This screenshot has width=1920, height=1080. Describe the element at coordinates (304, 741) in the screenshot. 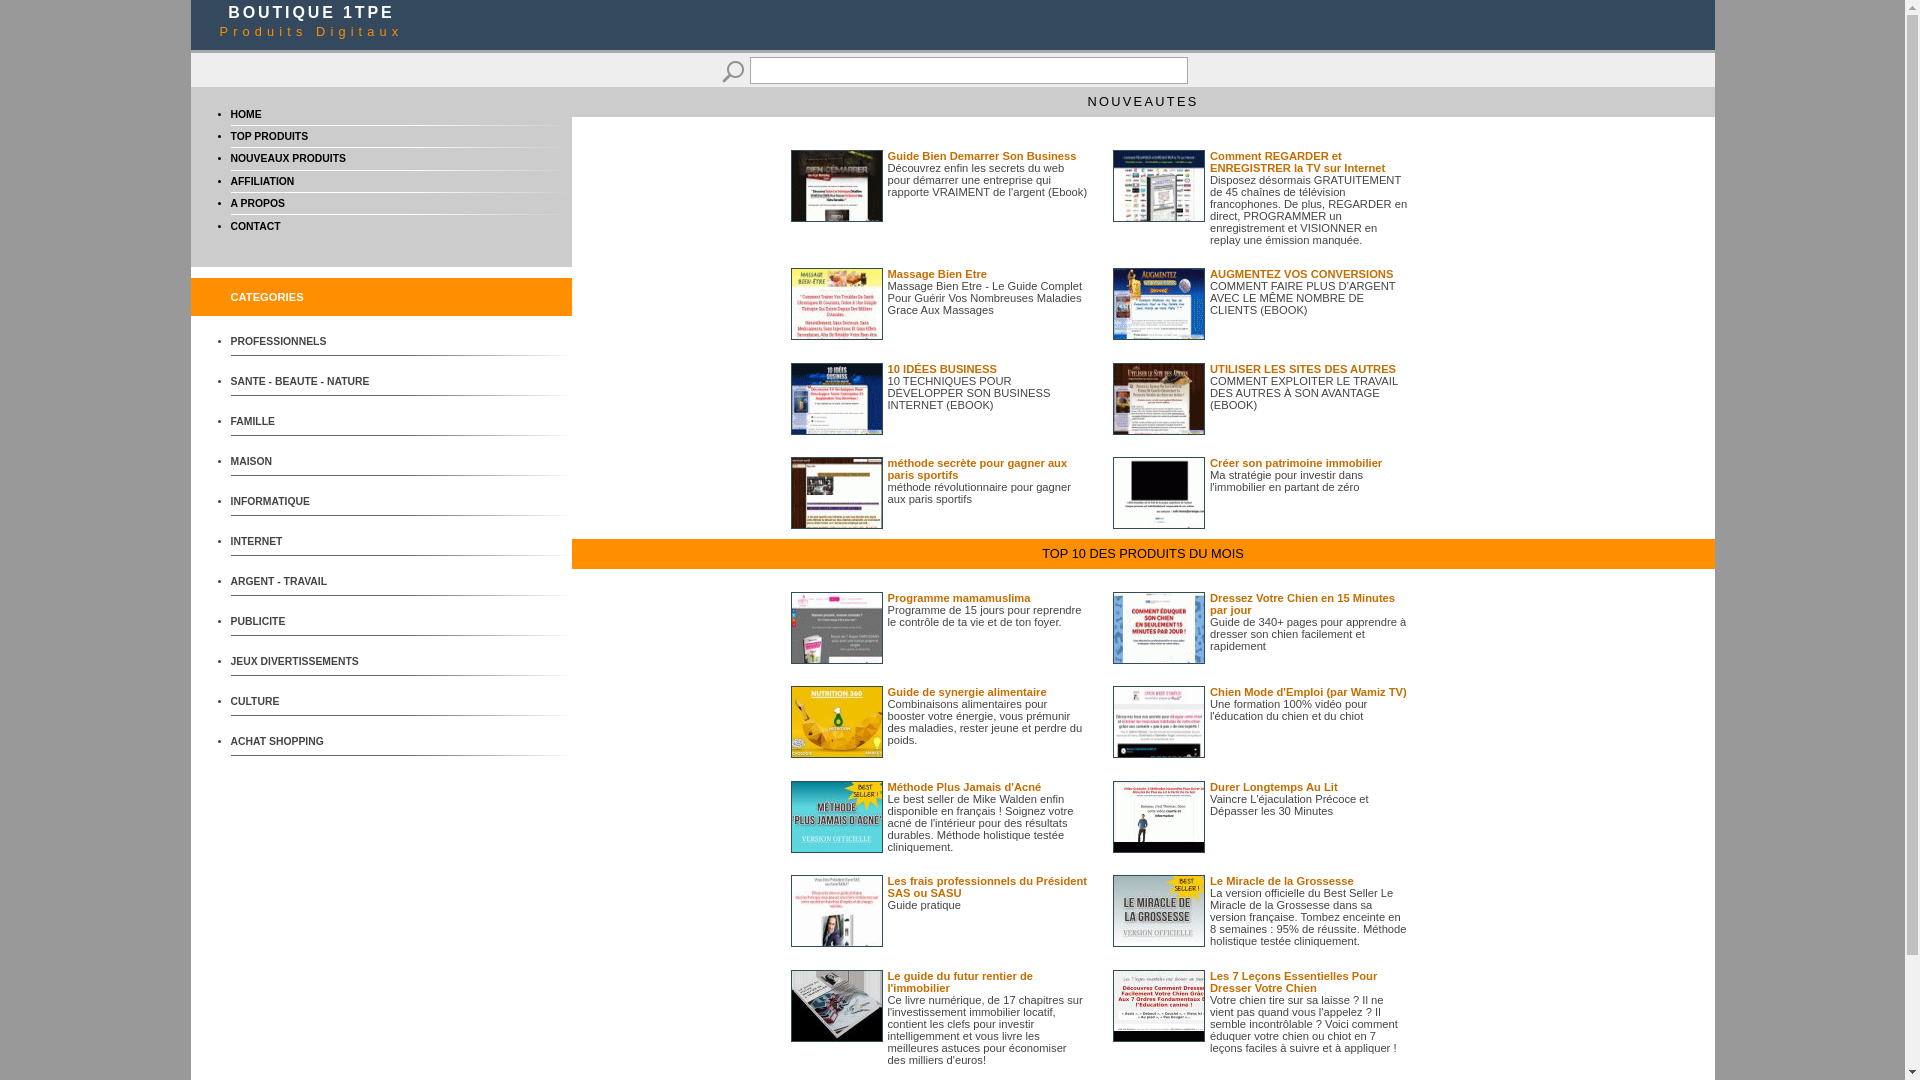

I see `'ACHAT SHOPPING'` at that location.